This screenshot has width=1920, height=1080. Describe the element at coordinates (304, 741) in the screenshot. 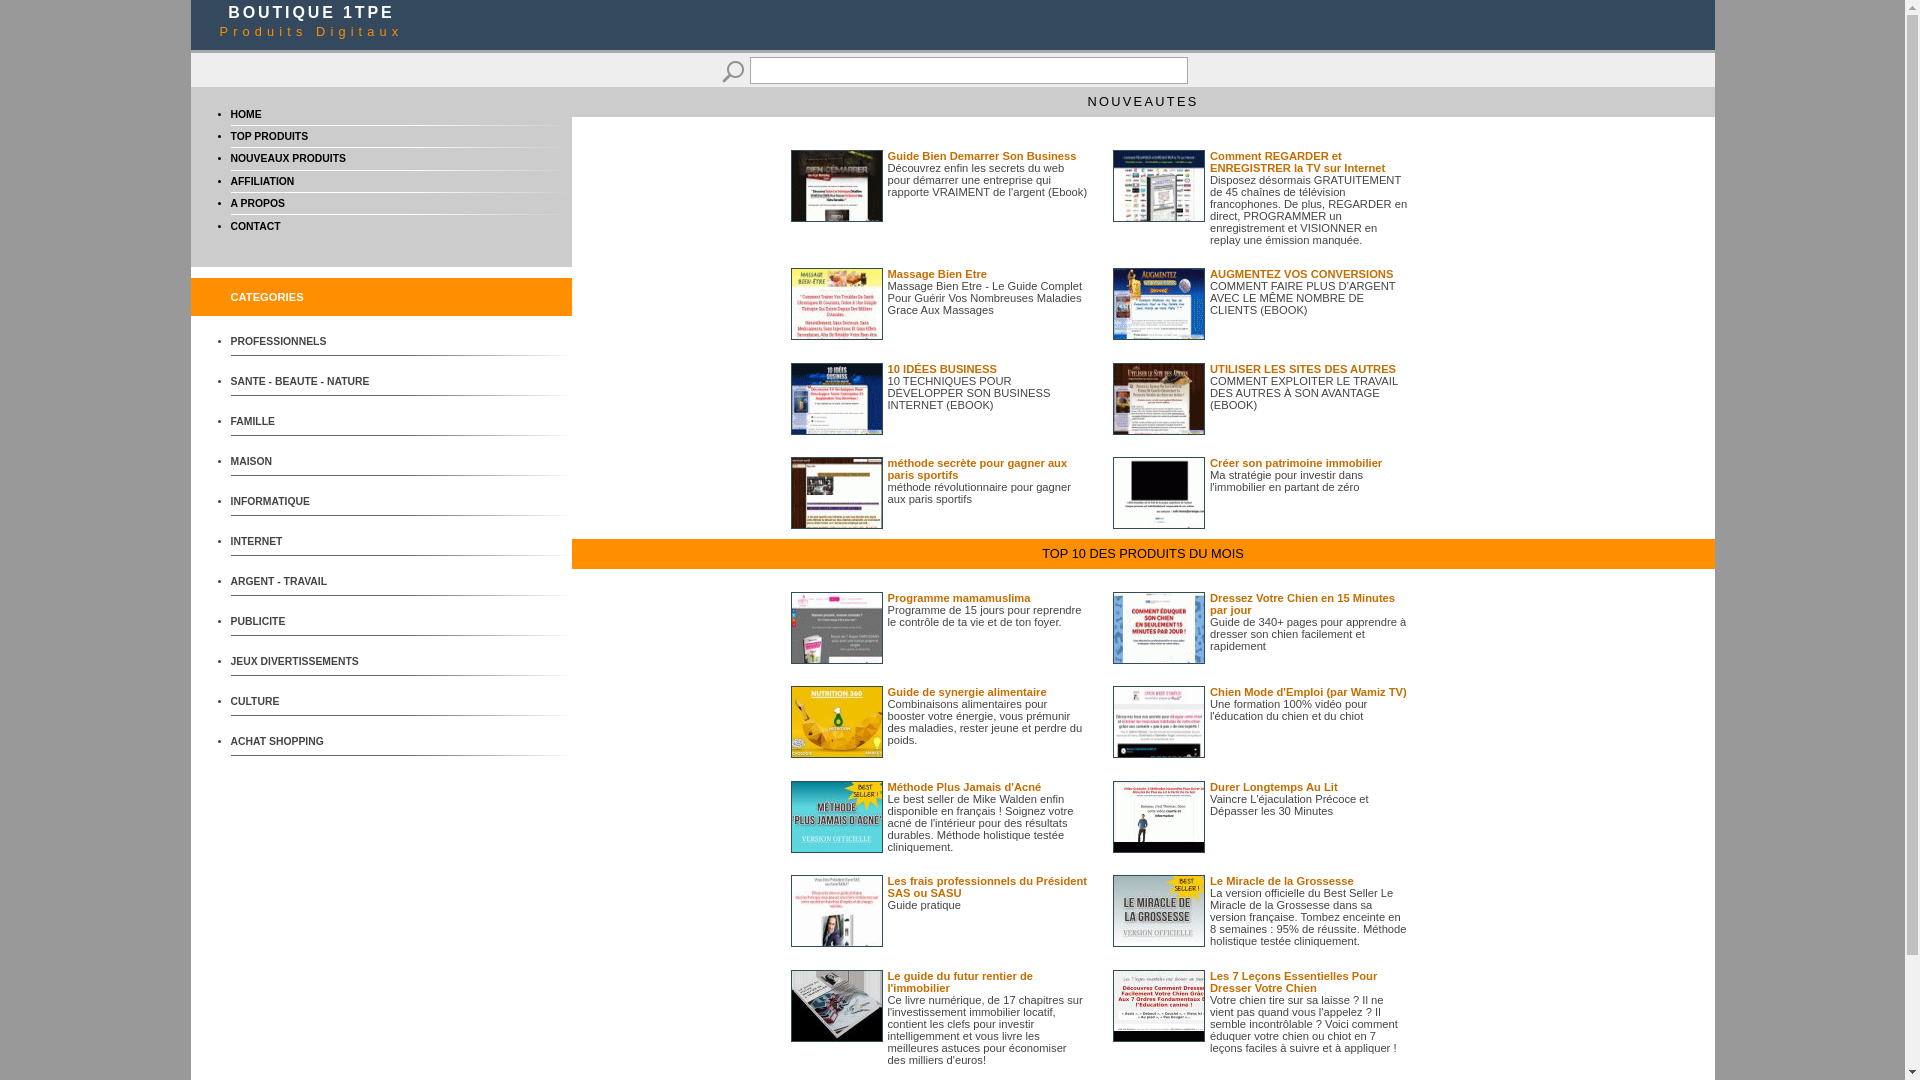

I see `'ACHAT SHOPPING'` at that location.